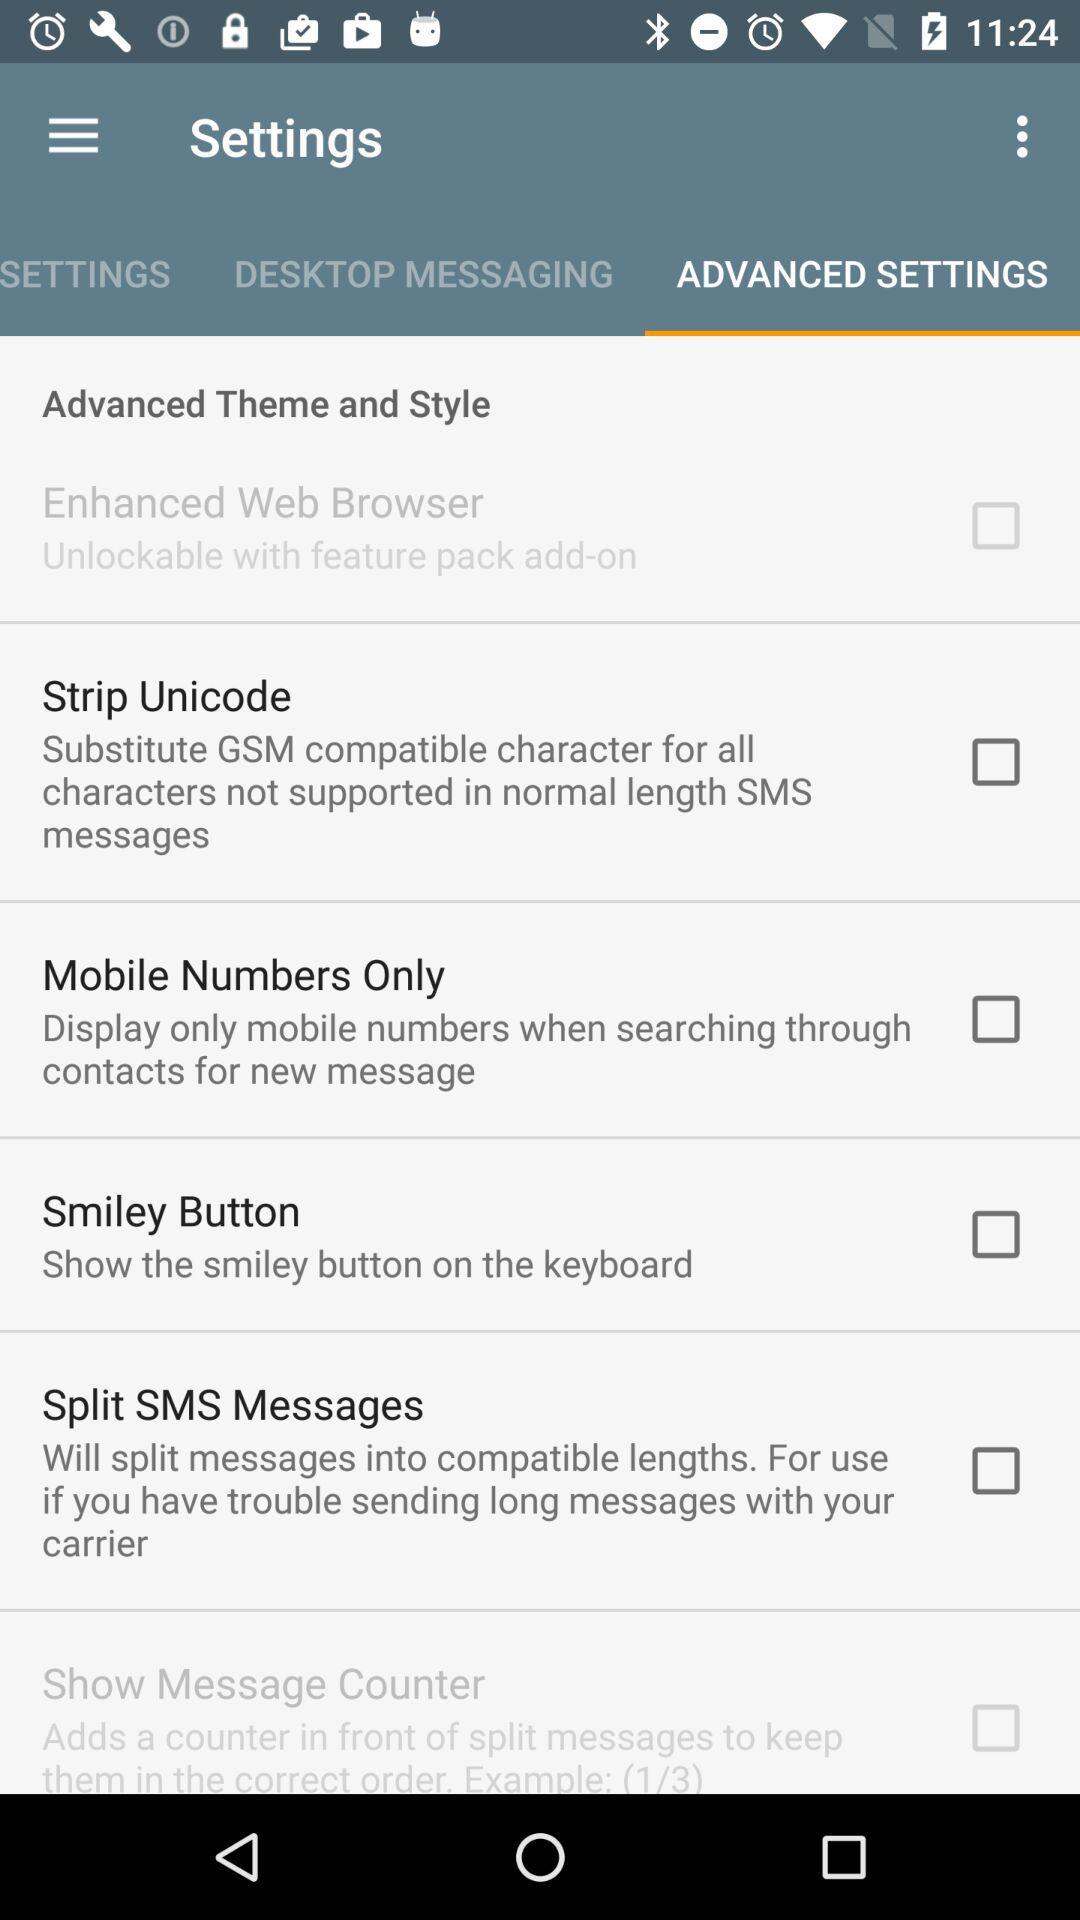 This screenshot has height=1920, width=1080. Describe the element at coordinates (338, 554) in the screenshot. I see `unlockable with feature item` at that location.